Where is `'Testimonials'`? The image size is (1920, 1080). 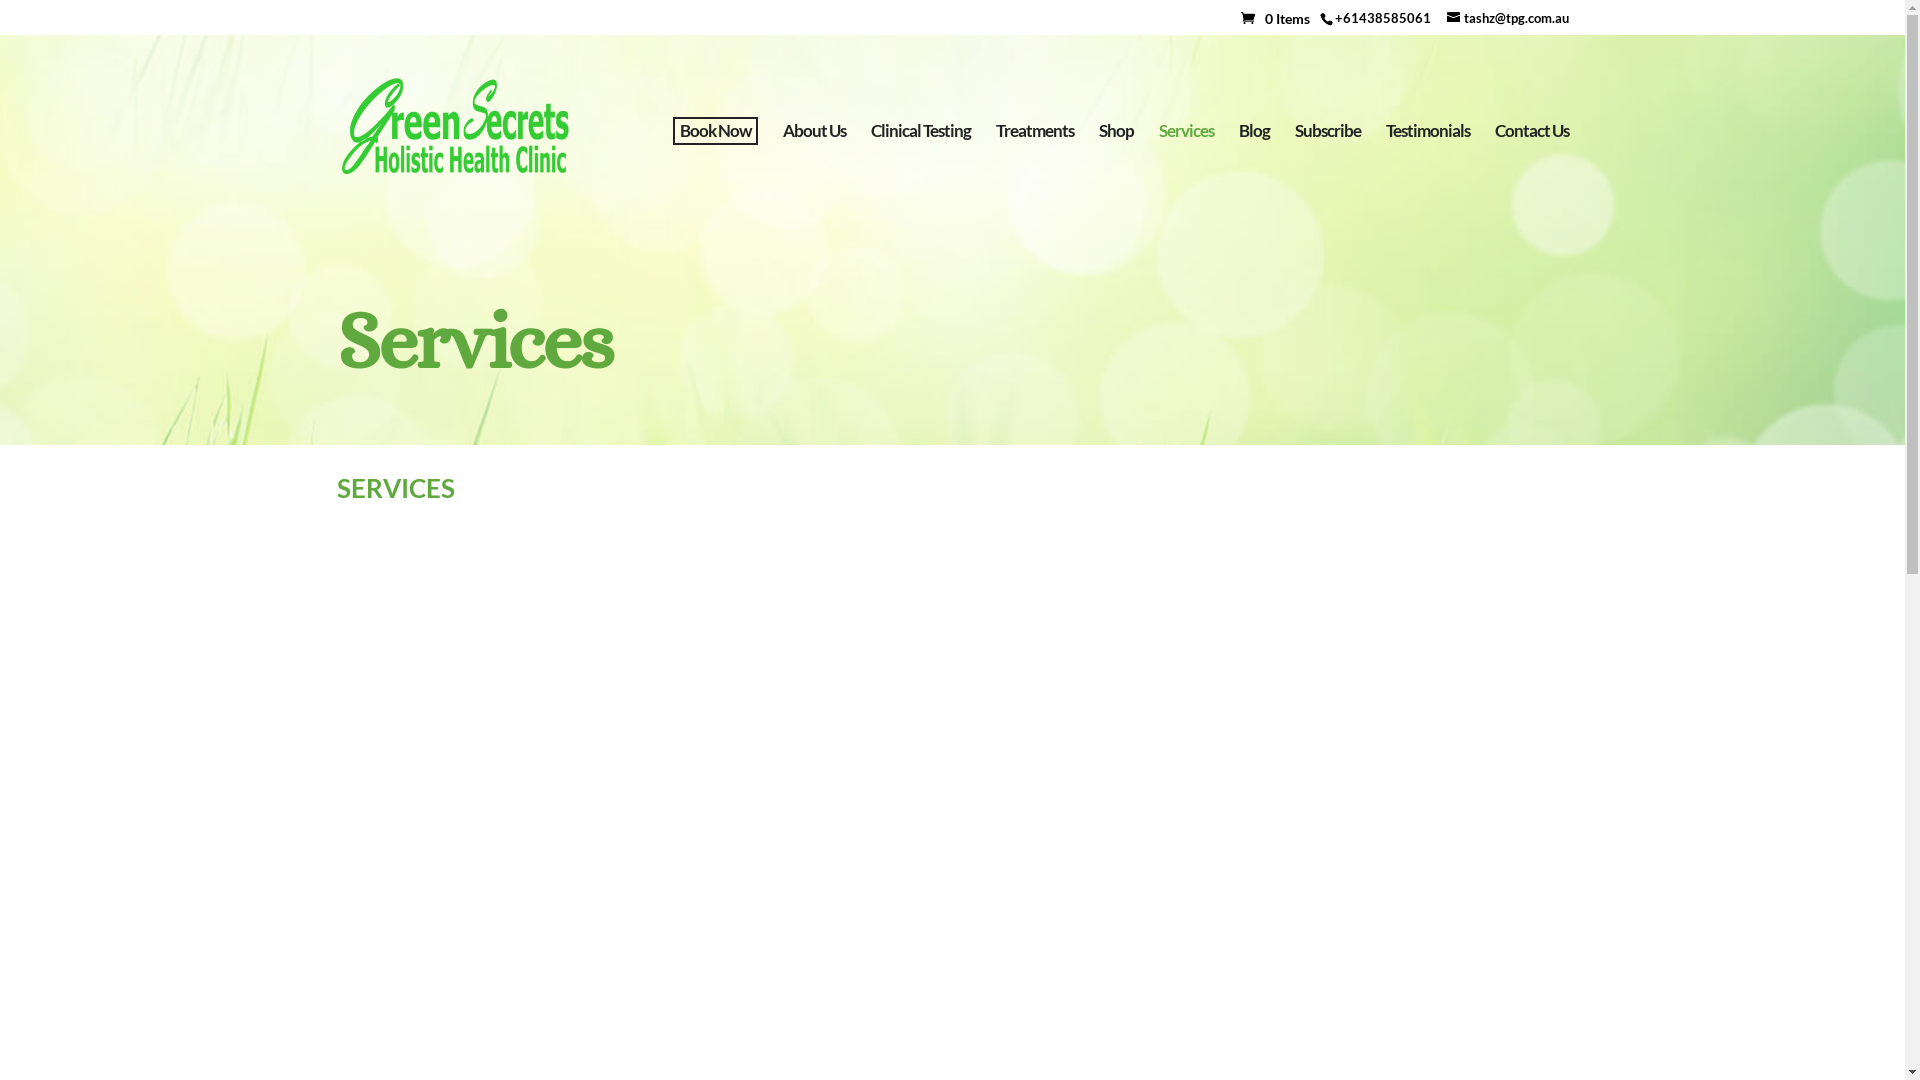 'Testimonials' is located at coordinates (1385, 171).